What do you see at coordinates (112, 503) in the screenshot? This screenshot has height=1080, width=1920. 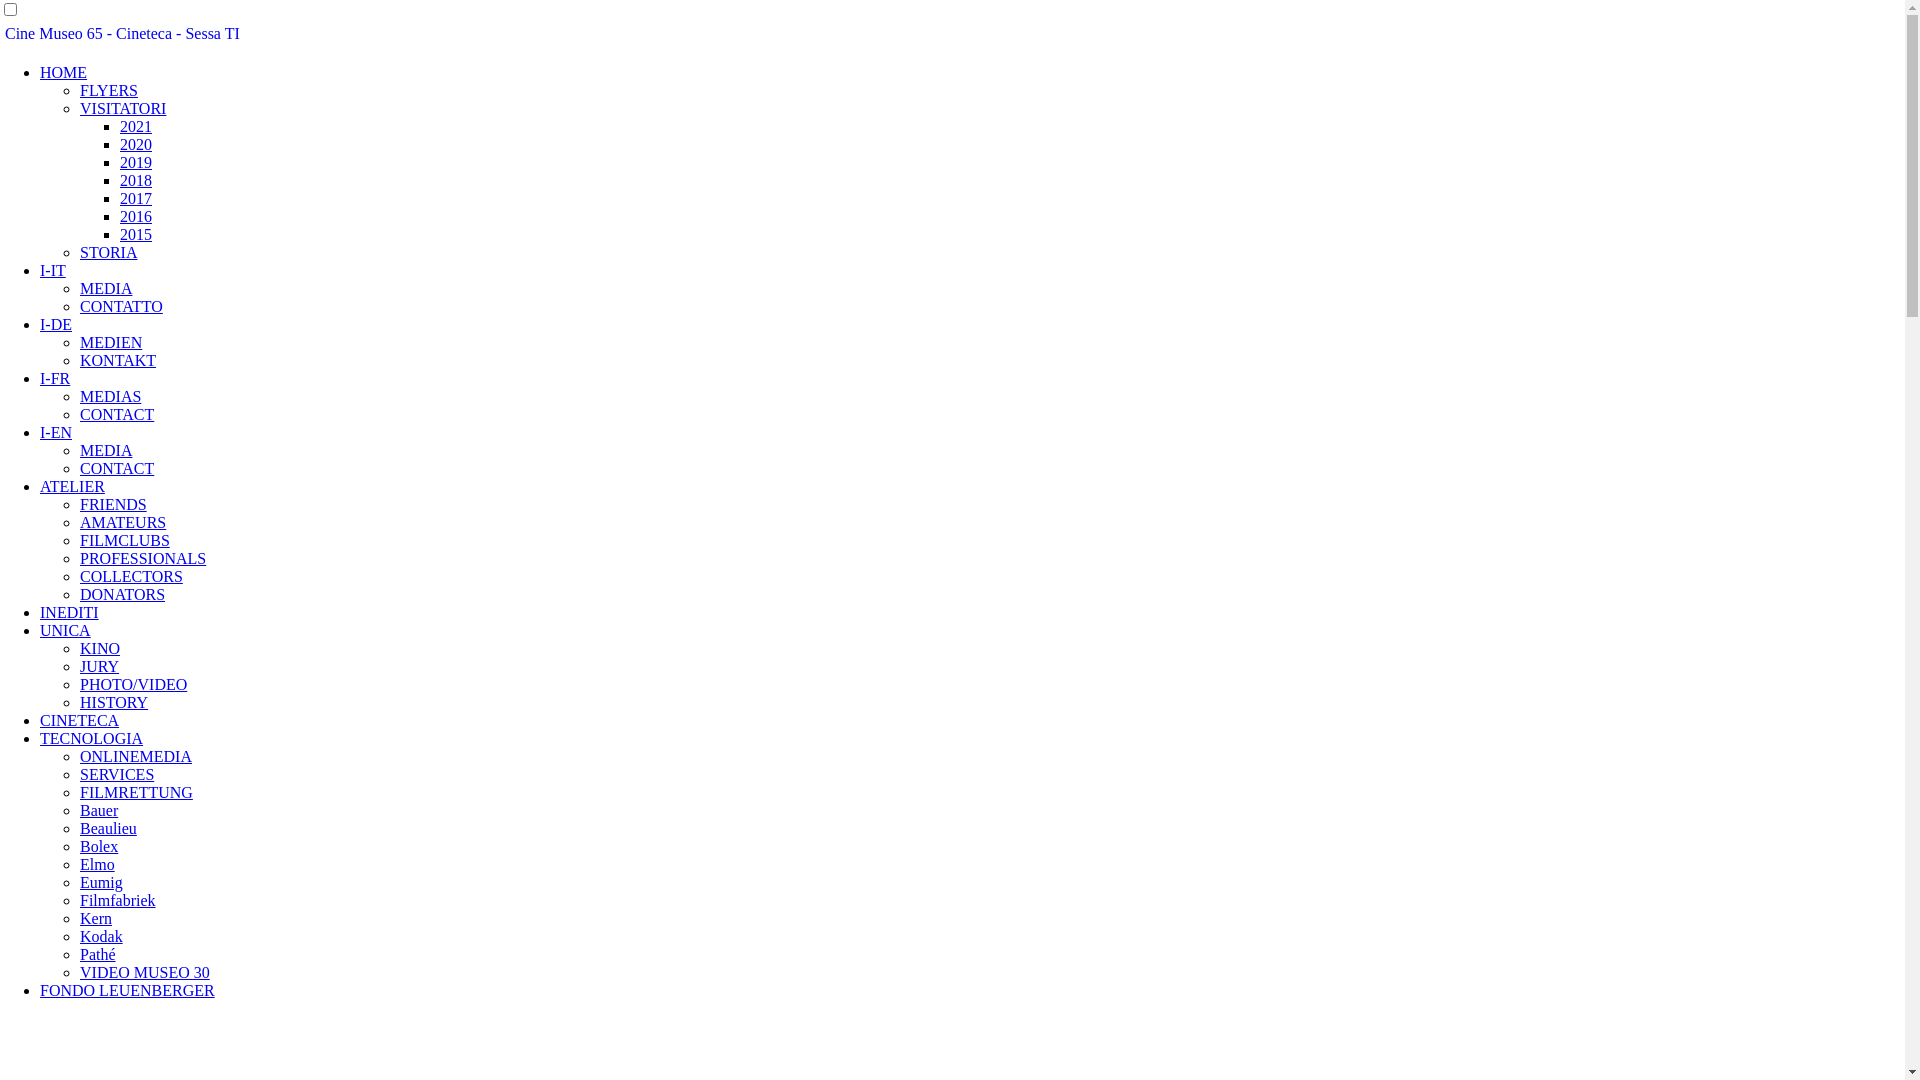 I see `'FRIENDS'` at bounding box center [112, 503].